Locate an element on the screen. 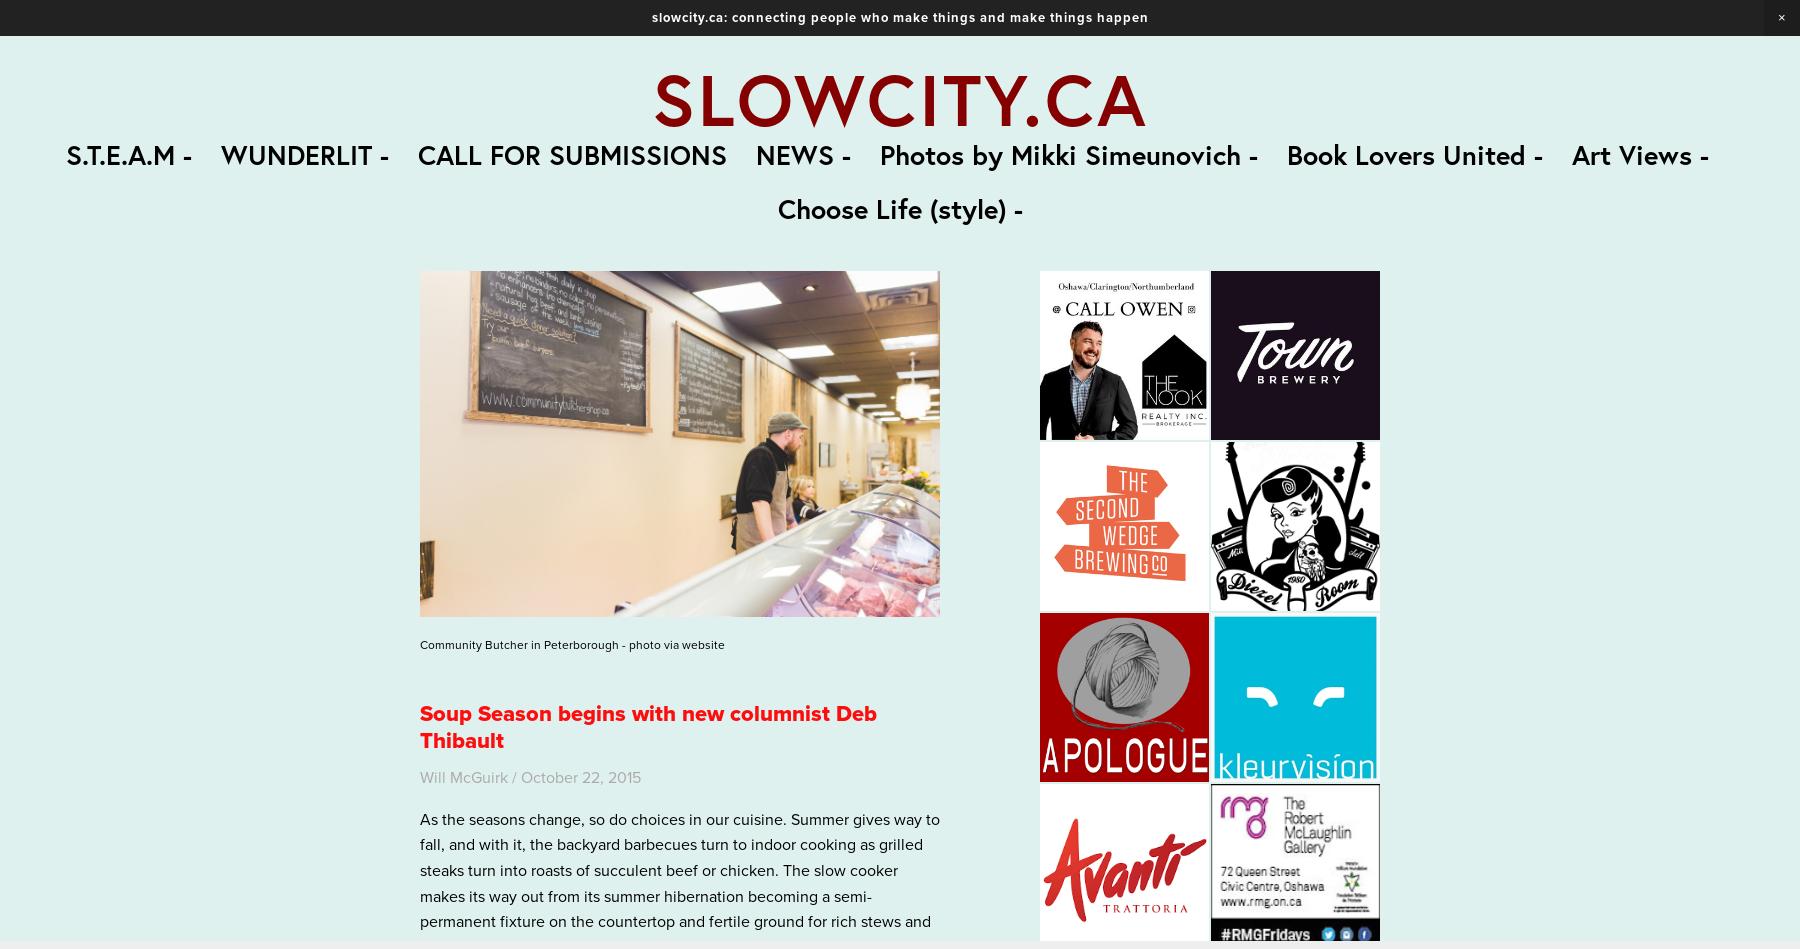 The image size is (1800, 949). 'NEWS -' is located at coordinates (803, 153).